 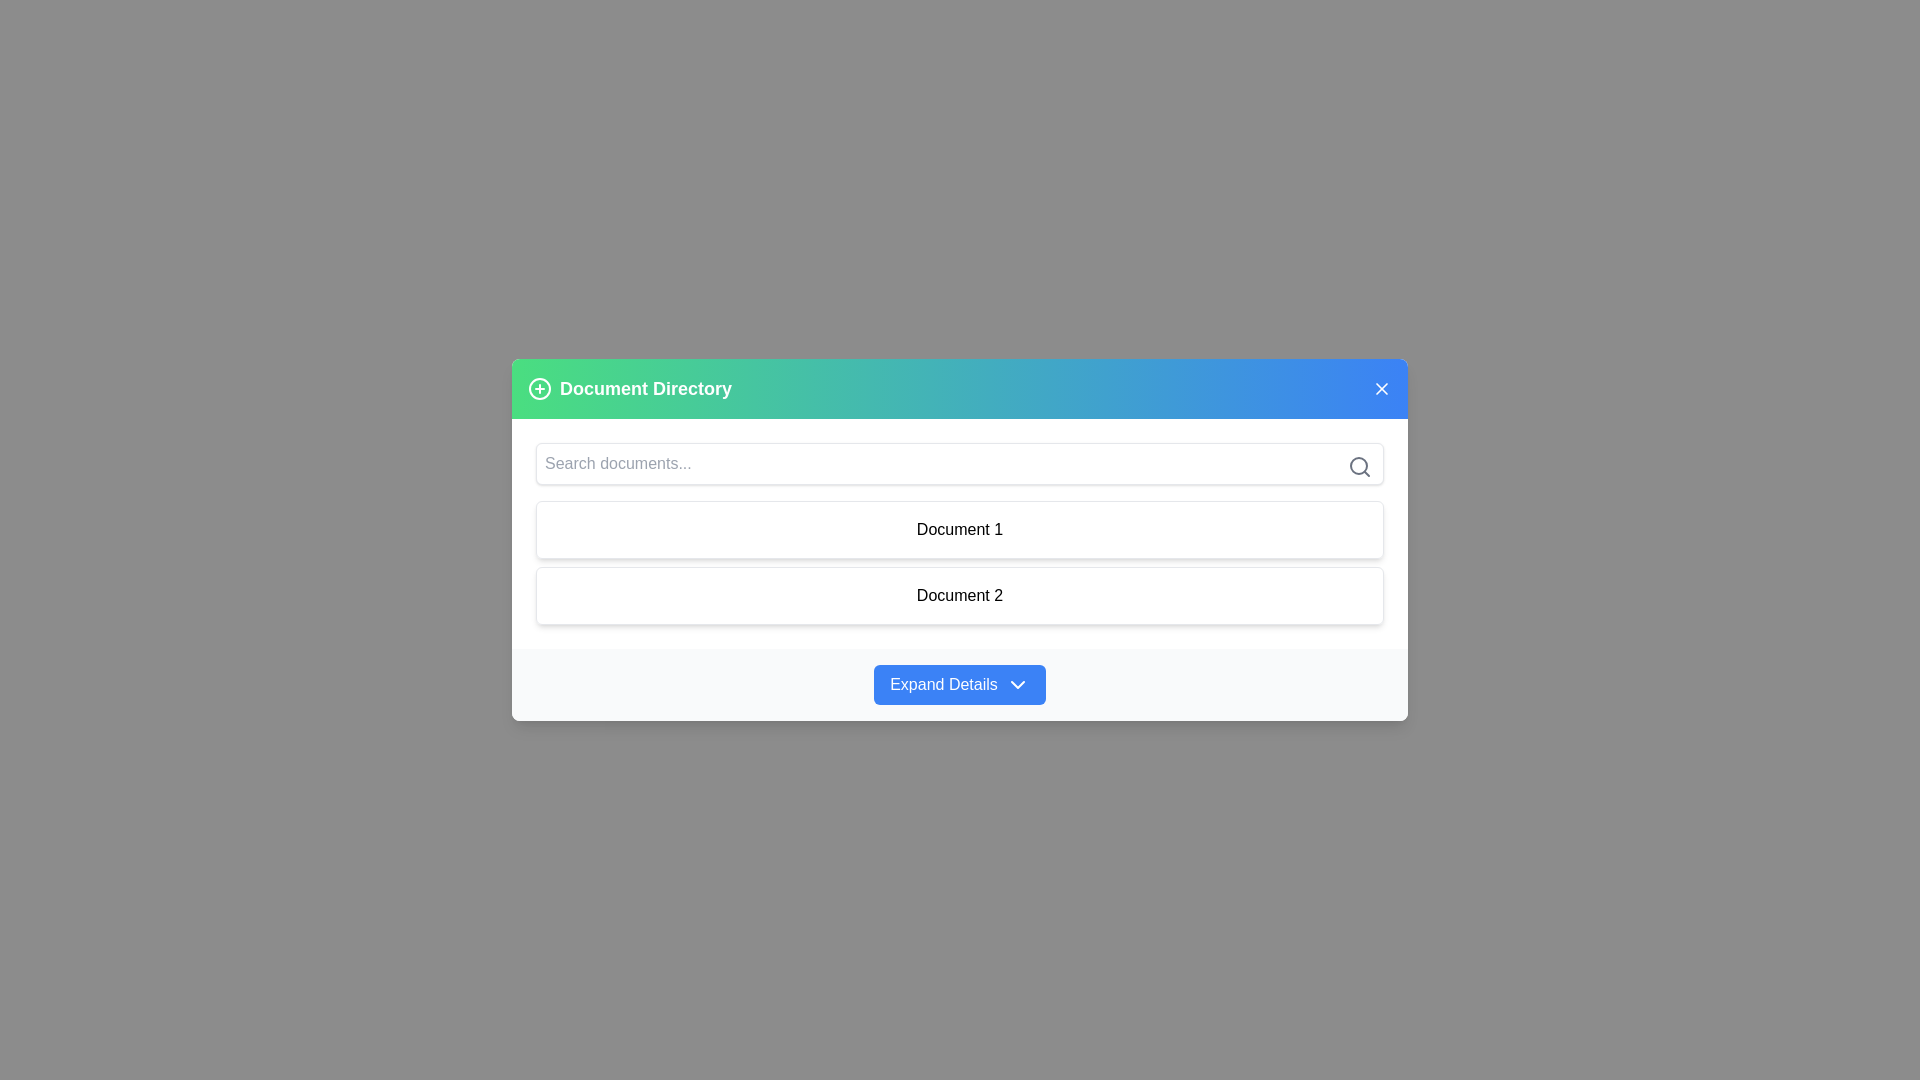 What do you see at coordinates (960, 594) in the screenshot?
I see `the document Document 2 from the list` at bounding box center [960, 594].